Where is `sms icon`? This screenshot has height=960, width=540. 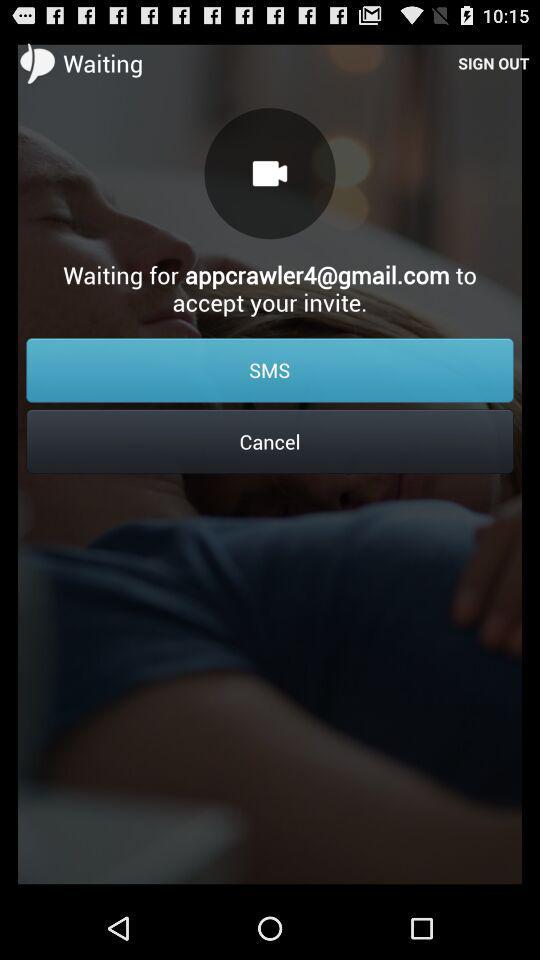
sms icon is located at coordinates (270, 369).